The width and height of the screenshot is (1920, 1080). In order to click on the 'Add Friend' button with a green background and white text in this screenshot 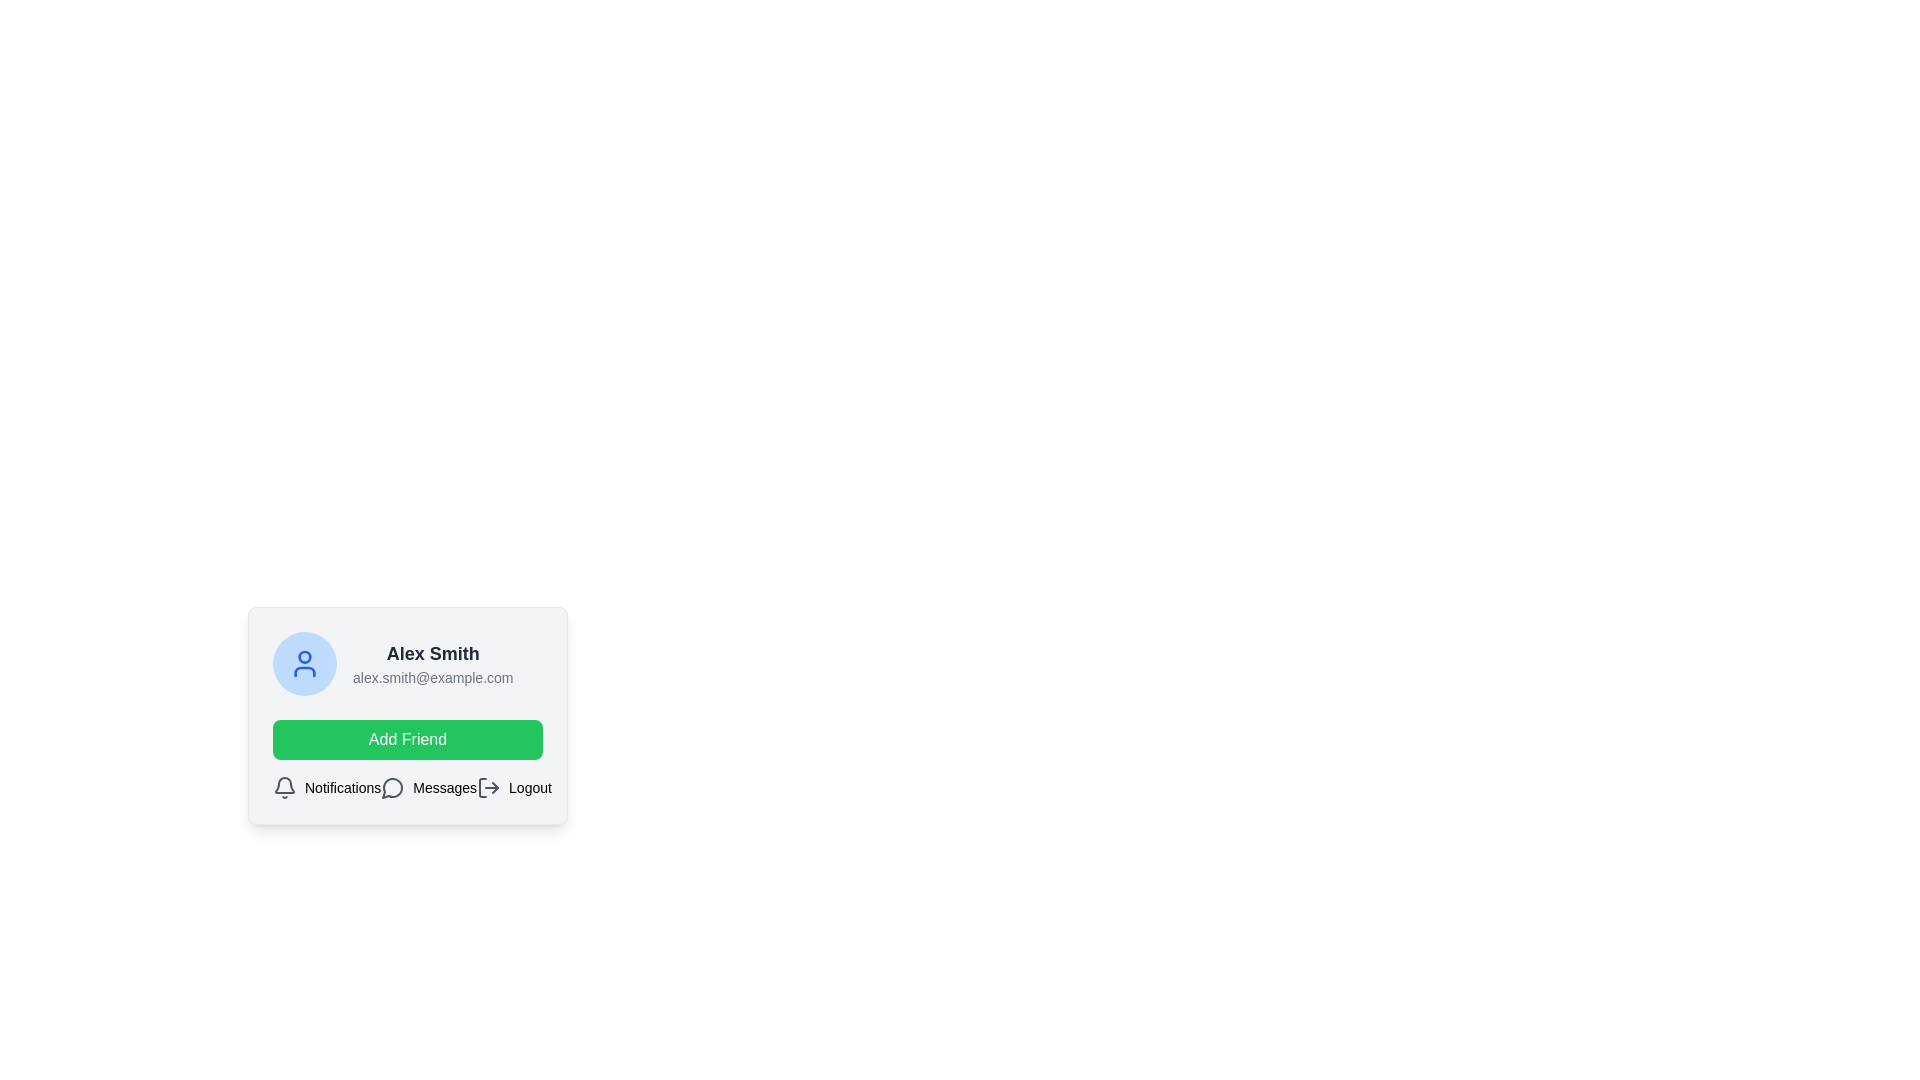, I will do `click(407, 759)`.